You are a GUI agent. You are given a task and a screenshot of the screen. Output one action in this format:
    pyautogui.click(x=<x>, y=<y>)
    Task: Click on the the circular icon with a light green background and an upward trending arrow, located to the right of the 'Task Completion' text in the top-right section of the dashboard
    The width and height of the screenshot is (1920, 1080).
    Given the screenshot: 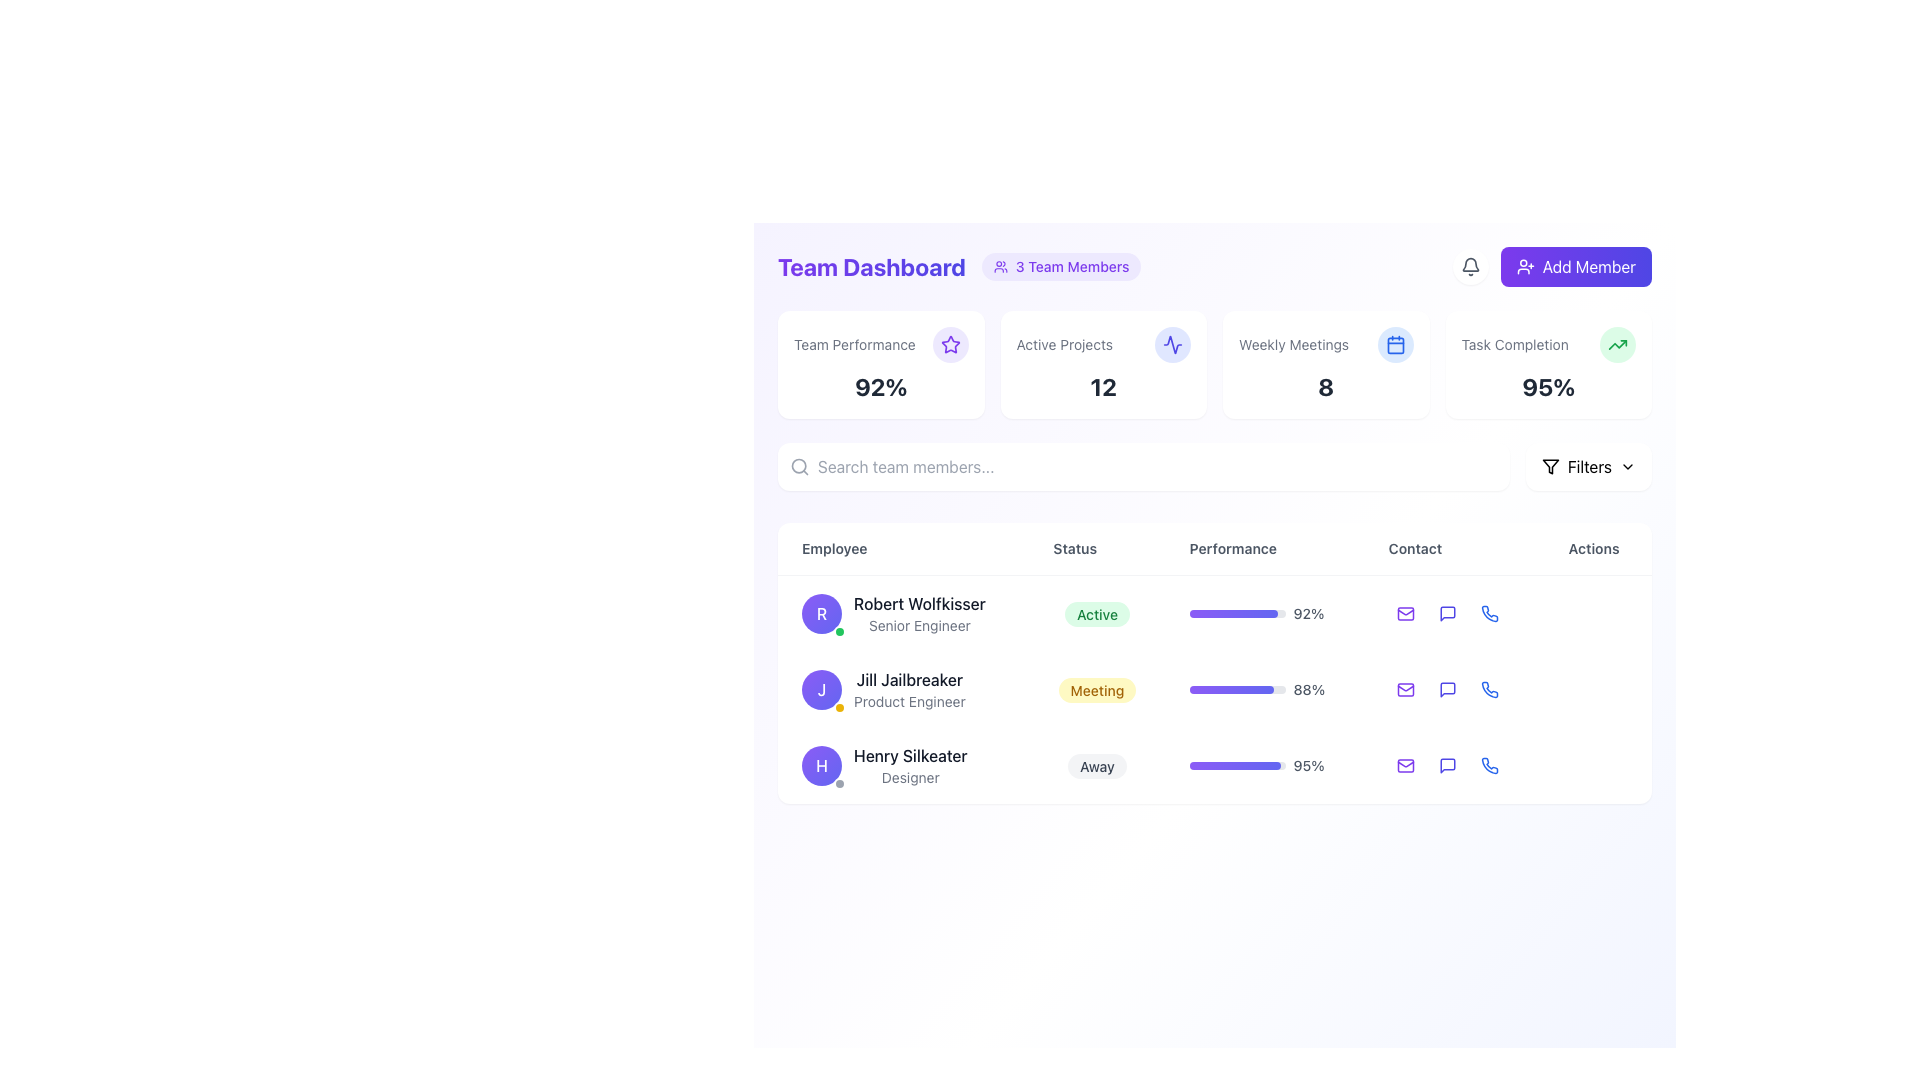 What is the action you would take?
    pyautogui.click(x=1617, y=343)
    